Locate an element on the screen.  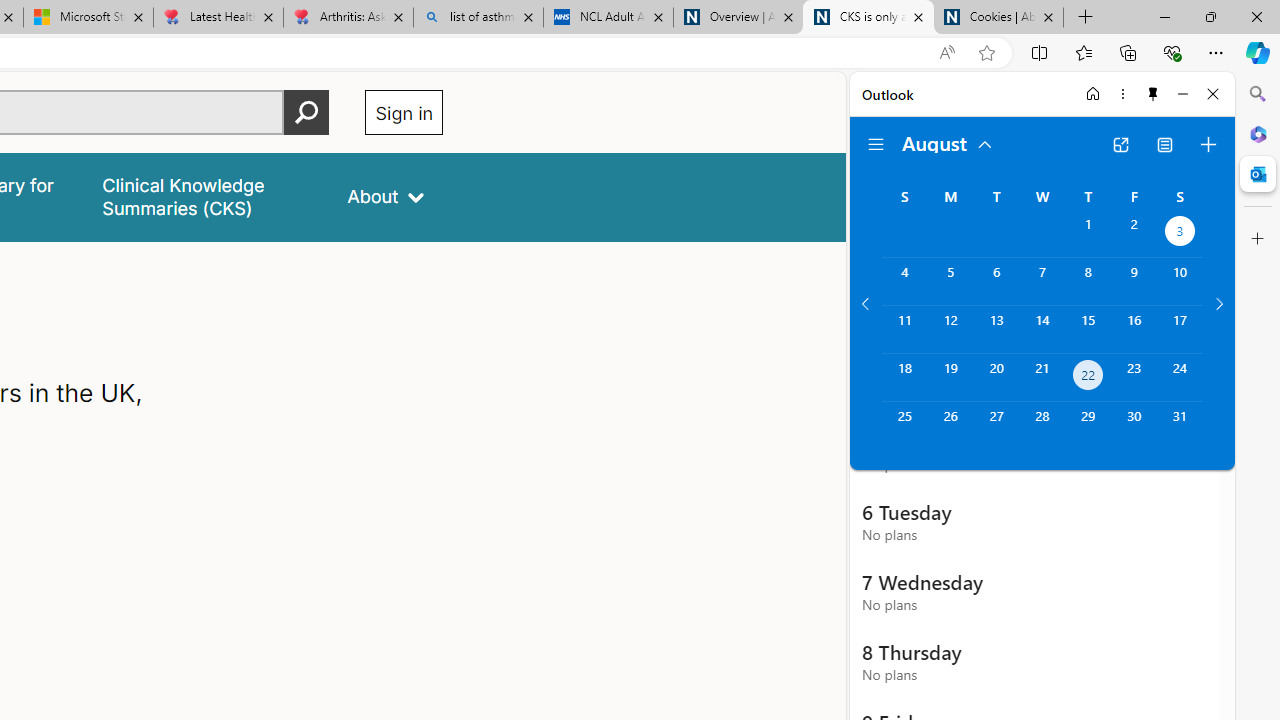
'Saturday, August 31, 2024. ' is located at coordinates (1180, 424).